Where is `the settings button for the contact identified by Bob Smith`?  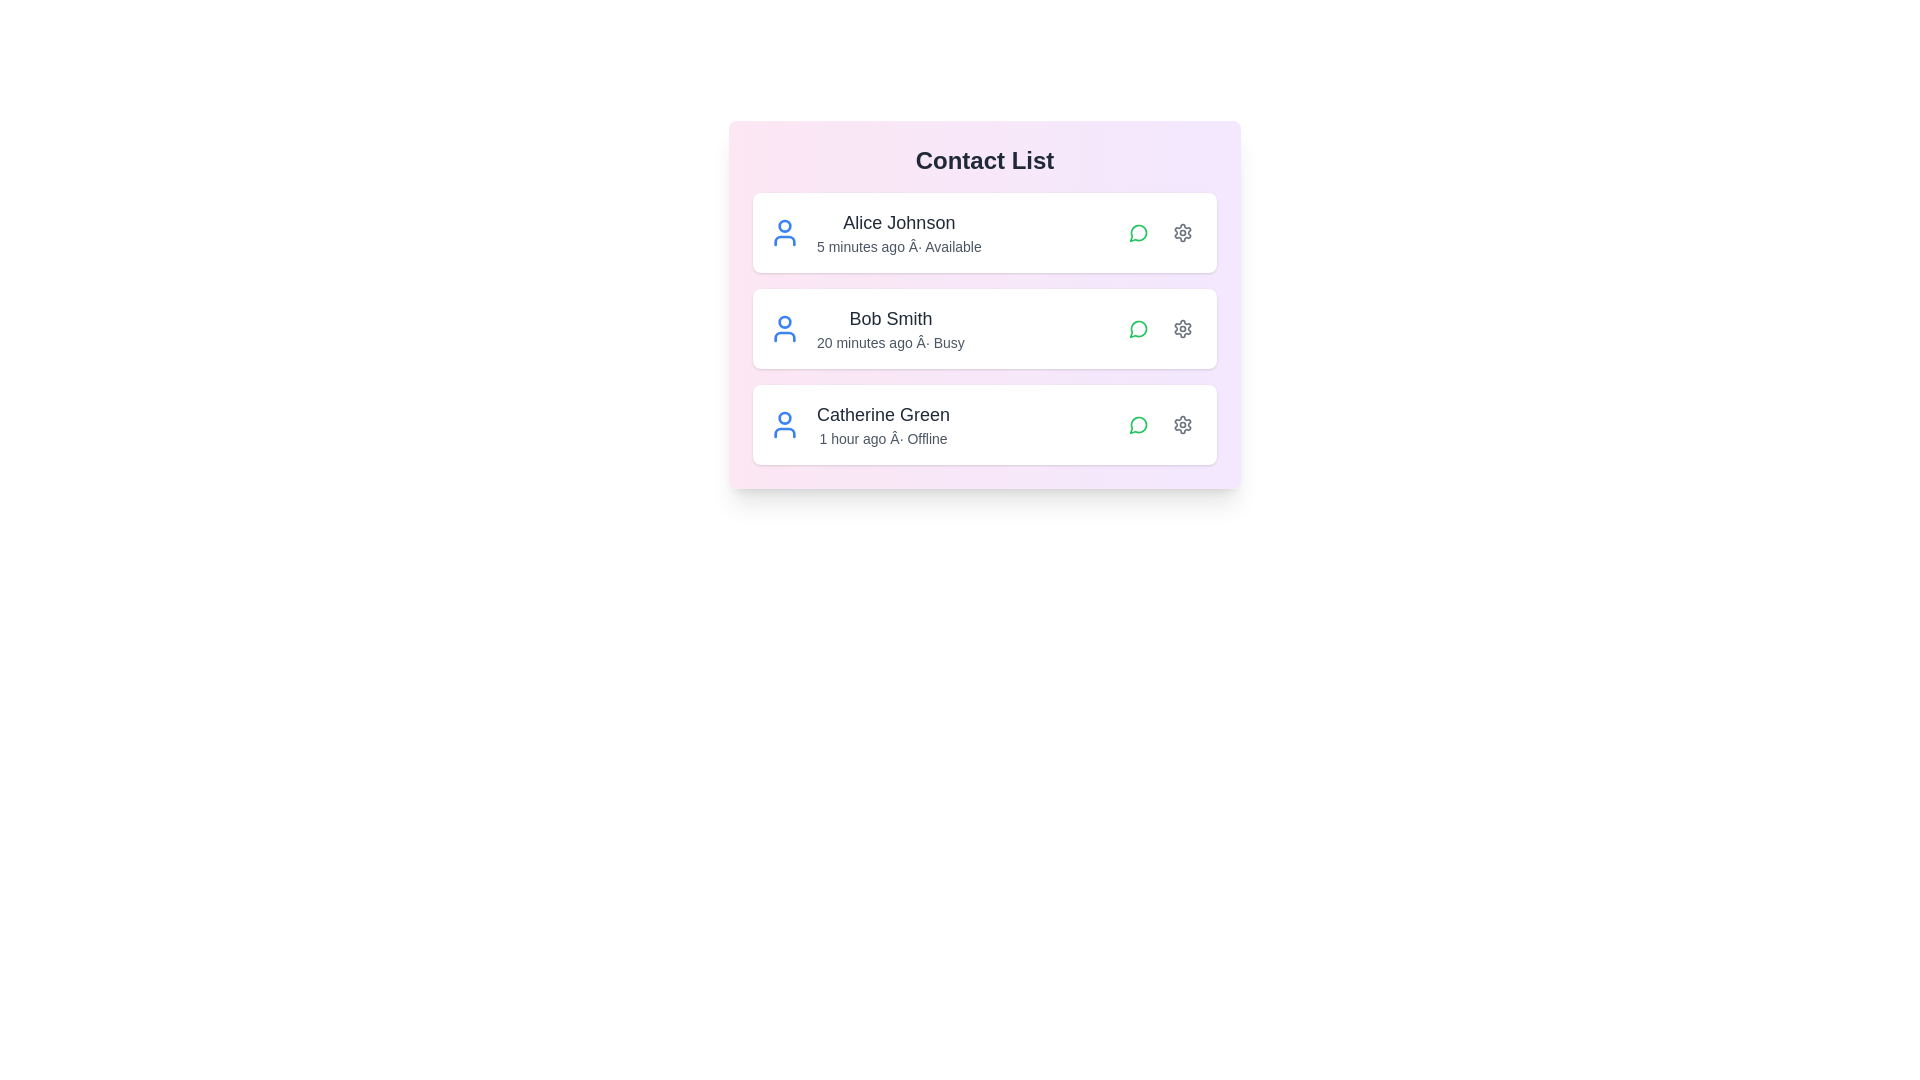 the settings button for the contact identified by Bob Smith is located at coordinates (1182, 327).